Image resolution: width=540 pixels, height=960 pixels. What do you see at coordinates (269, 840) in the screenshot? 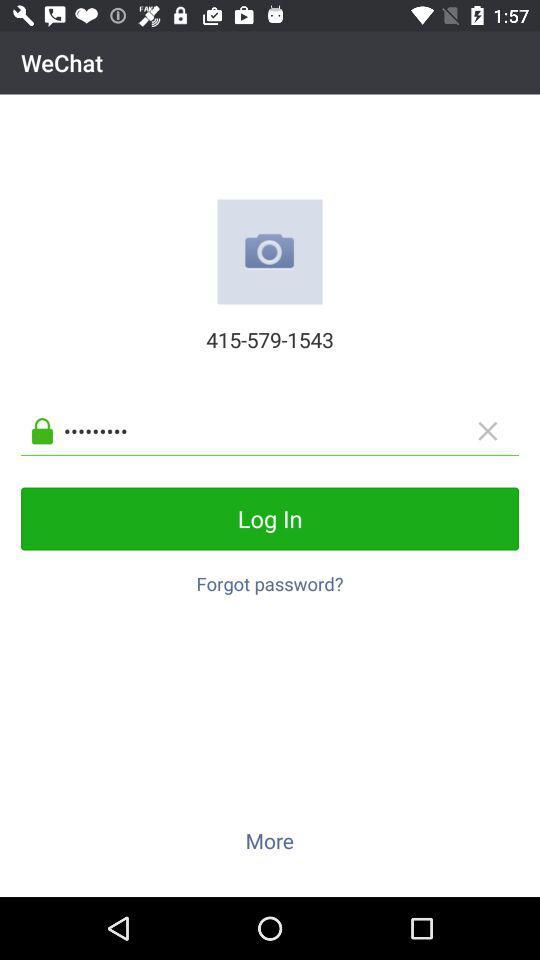
I see `more` at bounding box center [269, 840].